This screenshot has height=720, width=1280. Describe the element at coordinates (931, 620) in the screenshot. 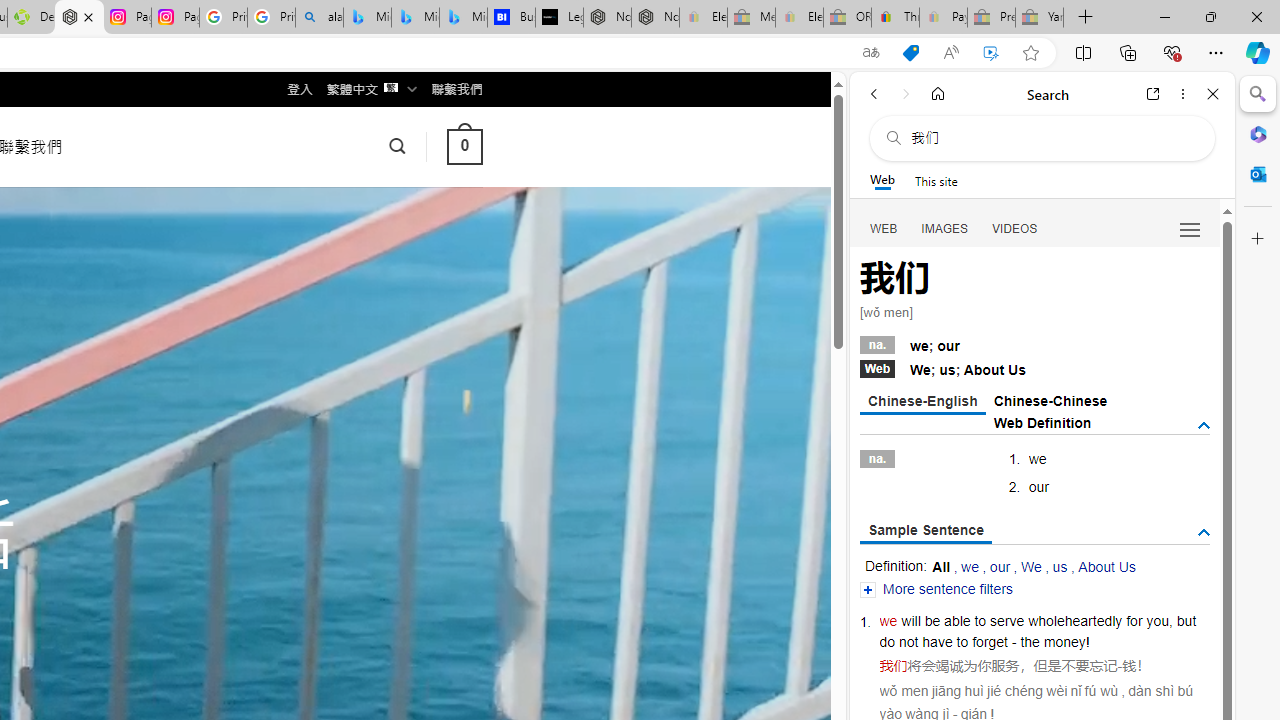

I see `'be'` at that location.